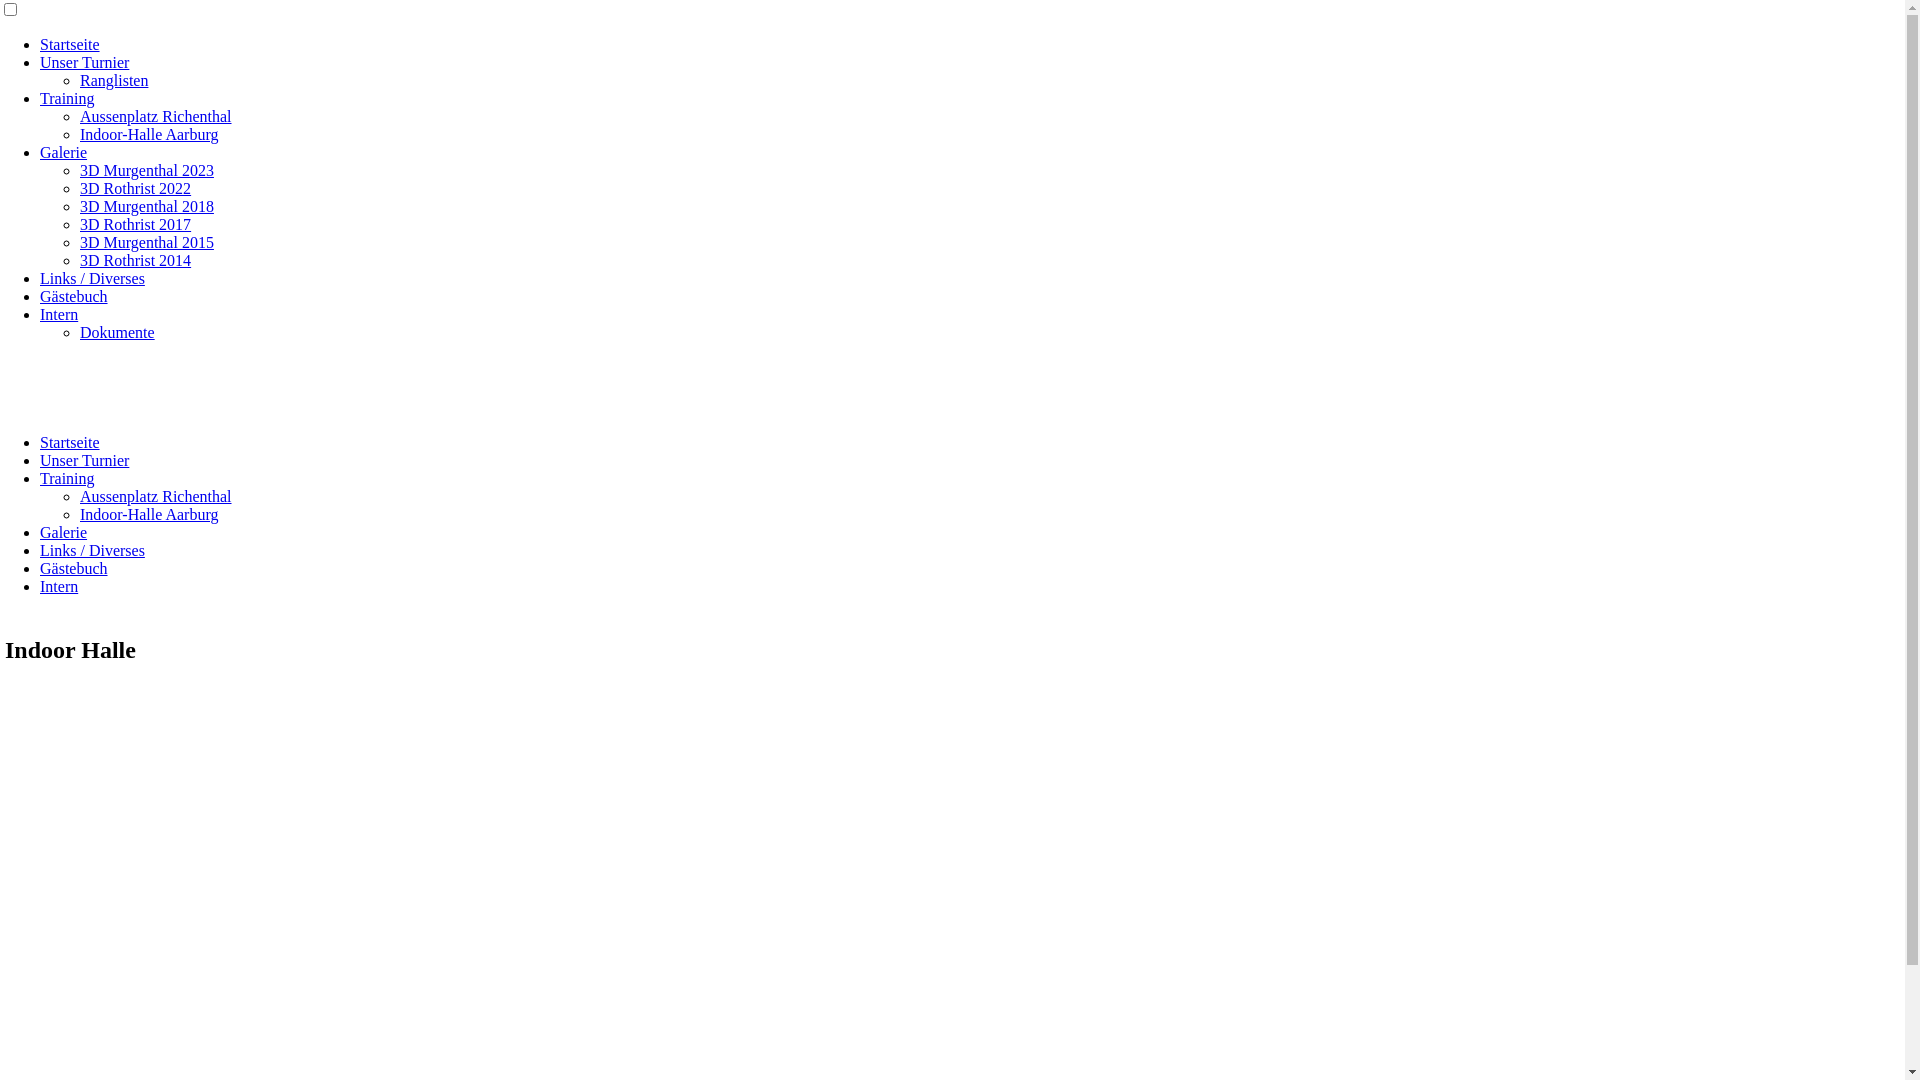 This screenshot has height=1080, width=1920. I want to click on 'Links / Diverses', so click(39, 278).